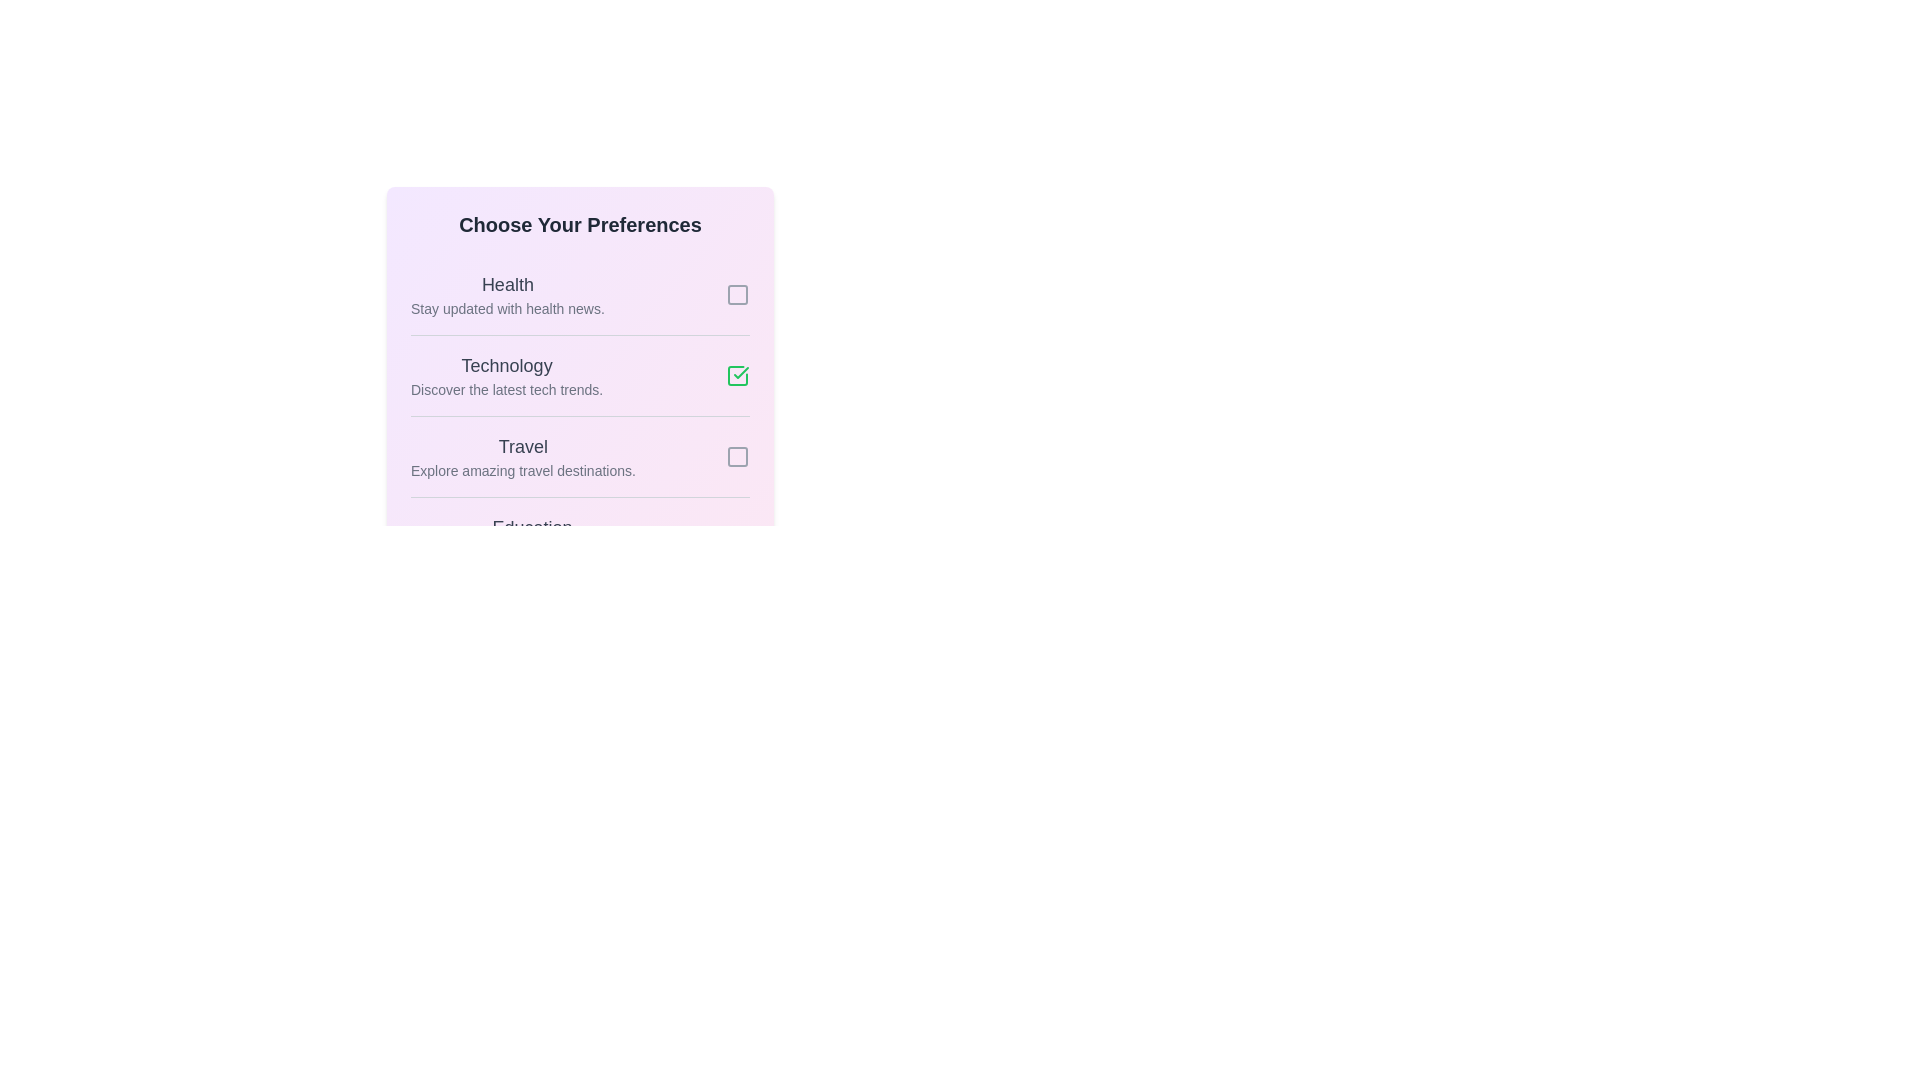 This screenshot has width=1920, height=1080. I want to click on the preference item identified by Technology, so click(737, 375).